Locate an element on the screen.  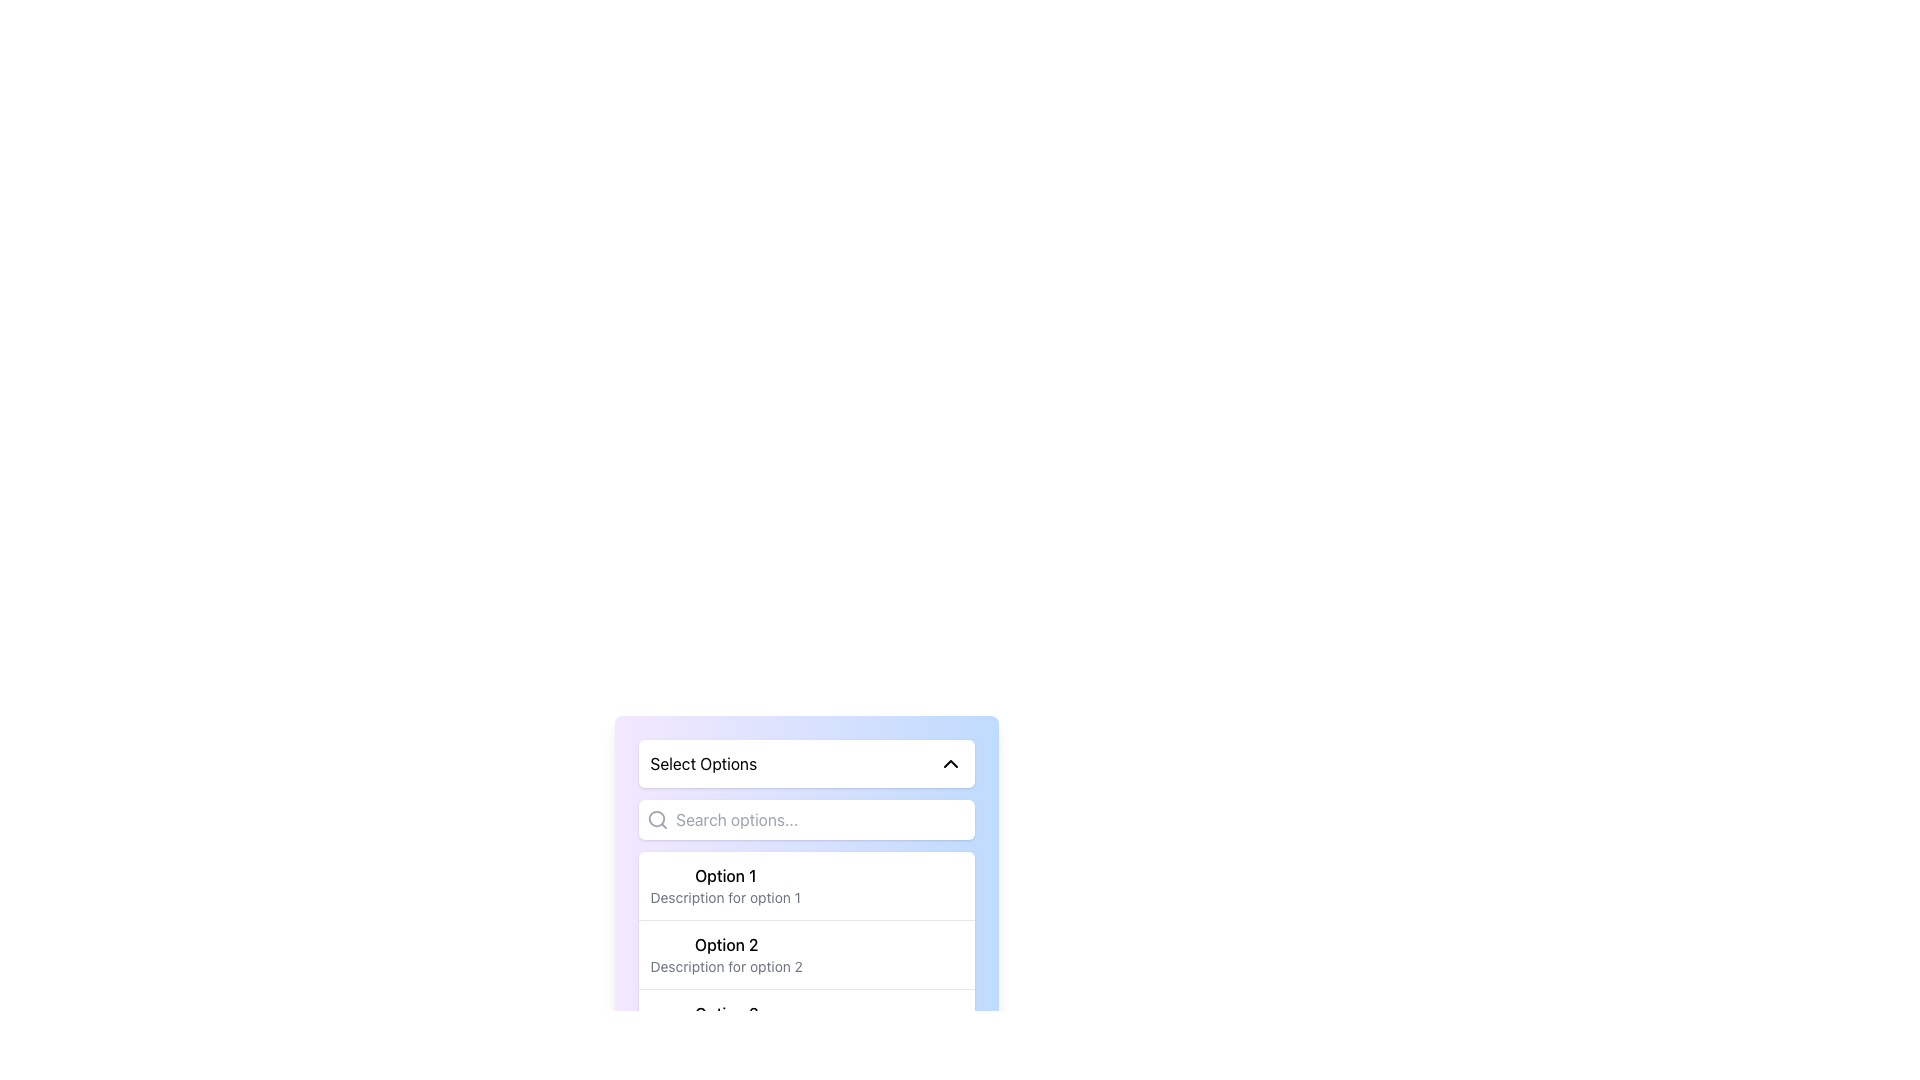
the static text element that reads 'Description for option 2,' which is located directly below the bold header 'Option 2' in the dropdown menu is located at coordinates (725, 966).